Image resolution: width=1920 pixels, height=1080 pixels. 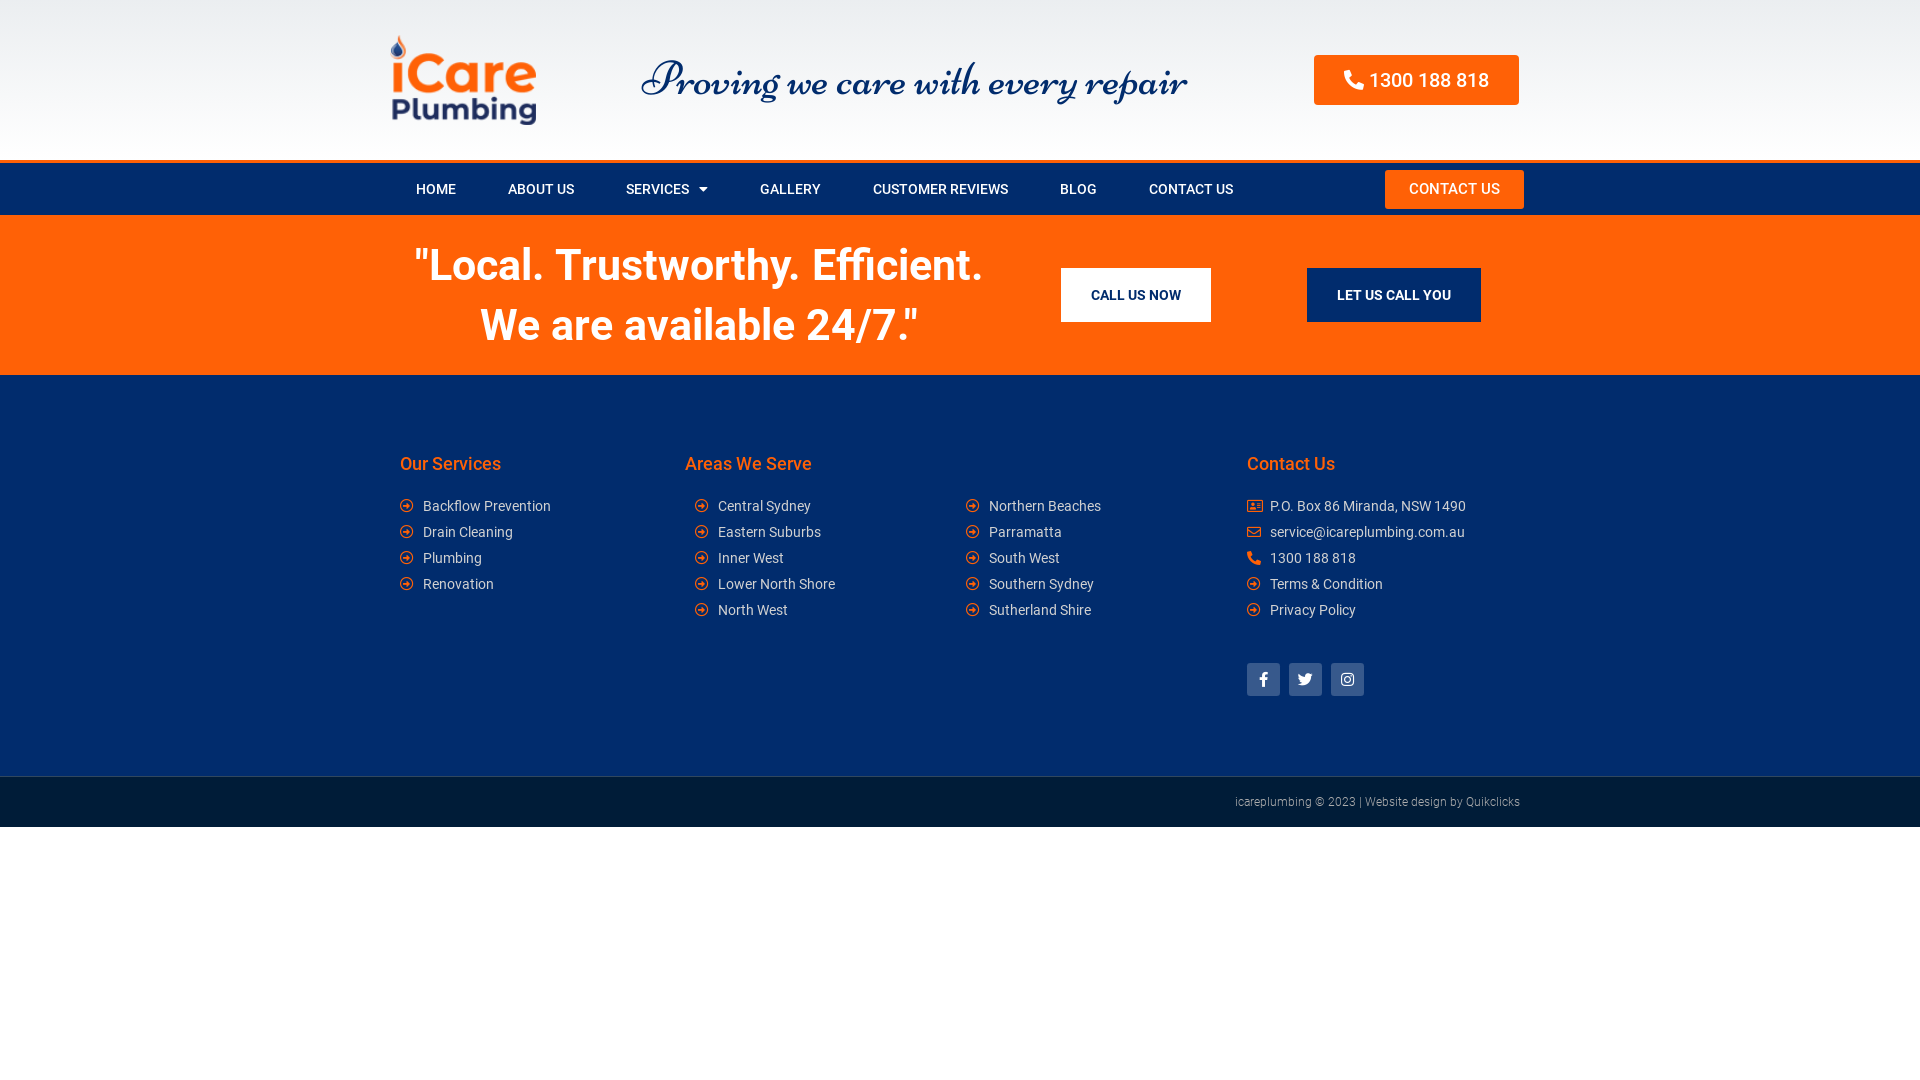 What do you see at coordinates (492, 531) in the screenshot?
I see `'Drain Cleaning'` at bounding box center [492, 531].